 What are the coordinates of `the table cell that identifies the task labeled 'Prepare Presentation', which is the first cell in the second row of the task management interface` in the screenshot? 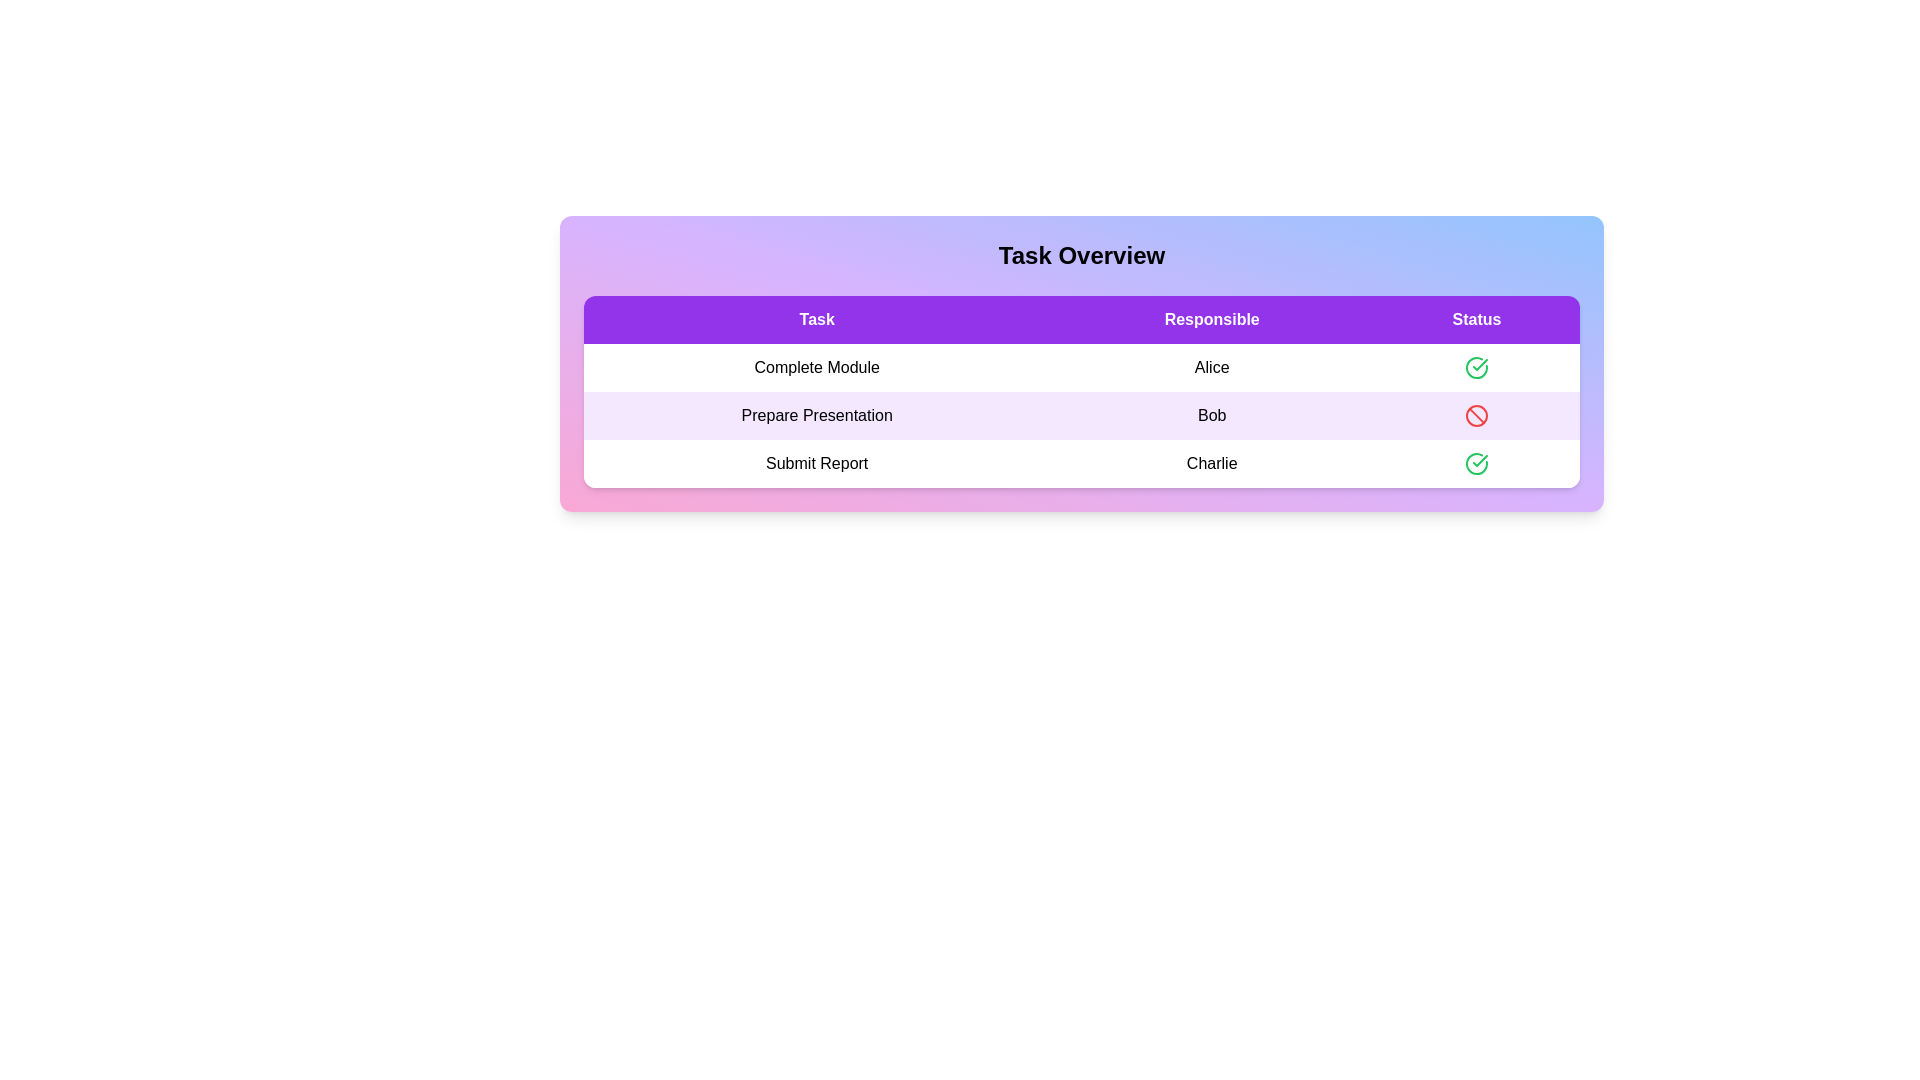 It's located at (817, 415).